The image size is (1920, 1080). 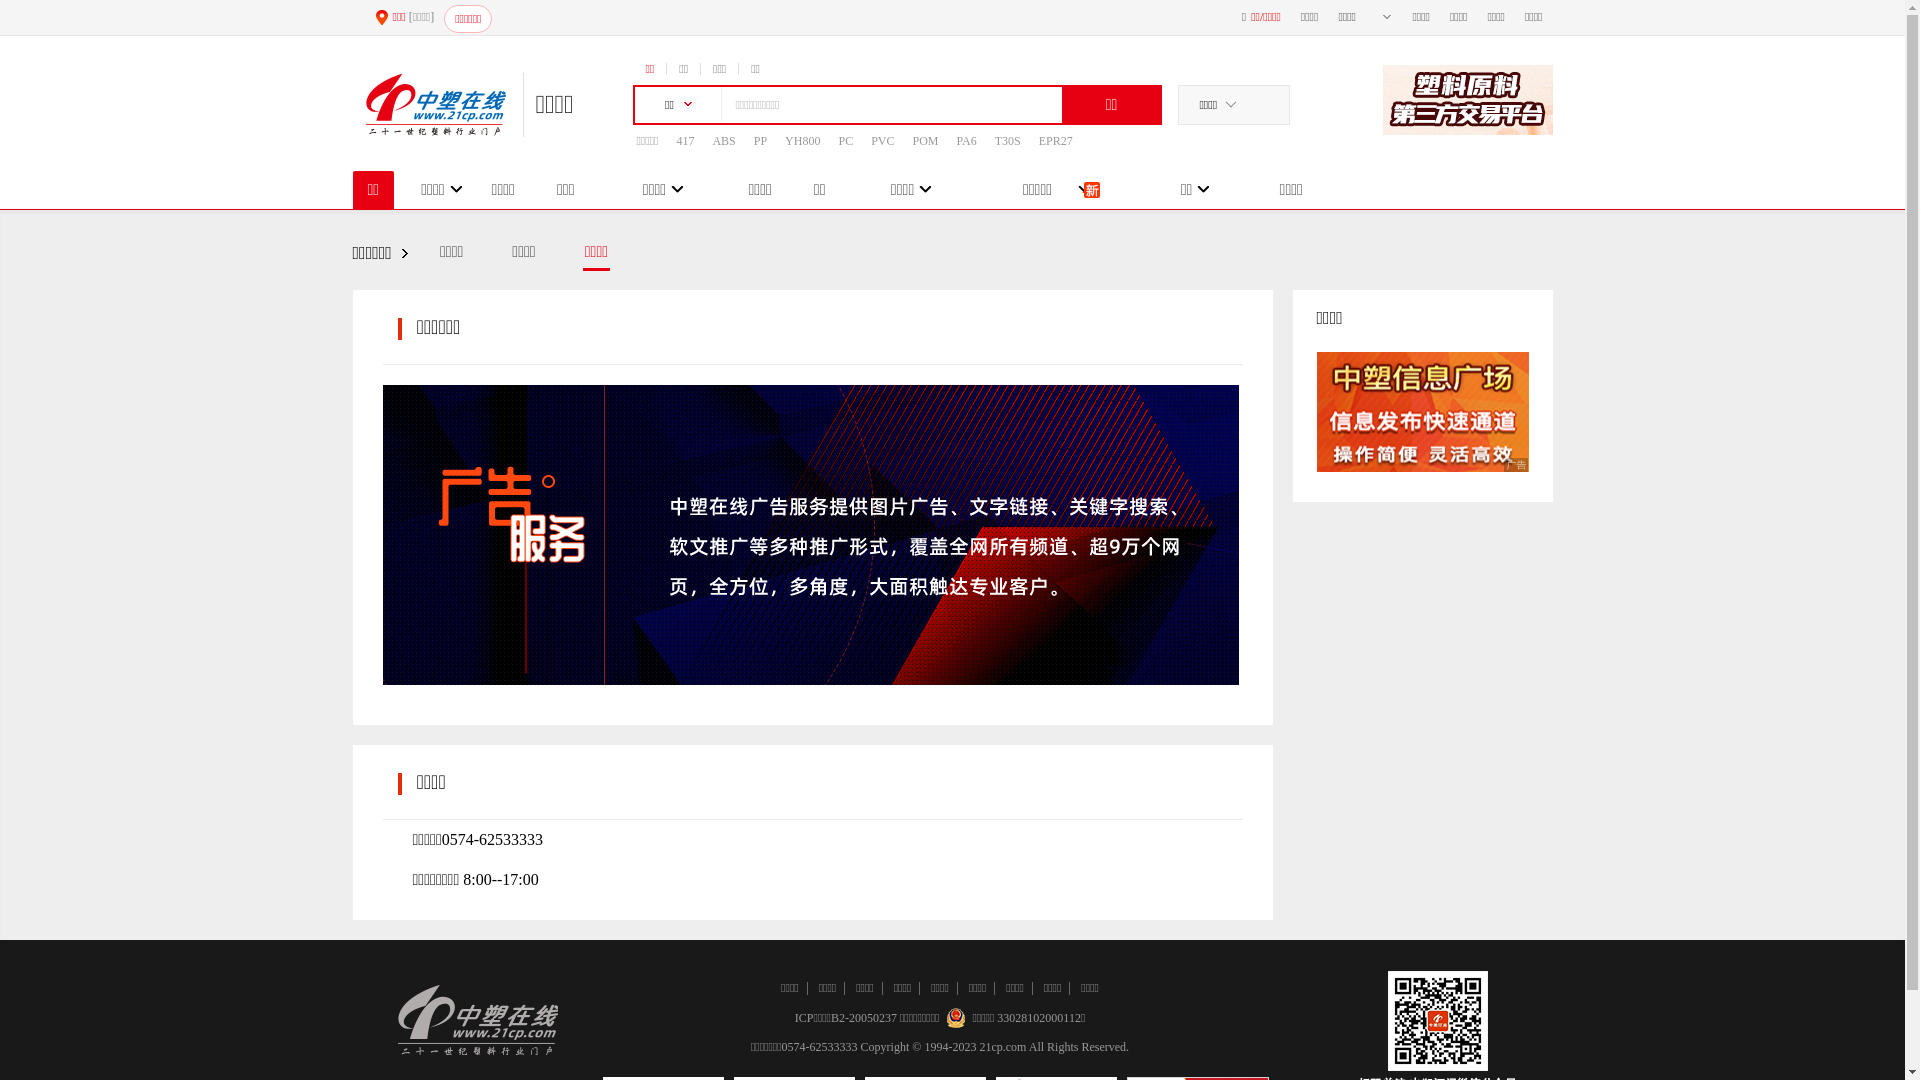 What do you see at coordinates (924, 140) in the screenshot?
I see `'POM'` at bounding box center [924, 140].